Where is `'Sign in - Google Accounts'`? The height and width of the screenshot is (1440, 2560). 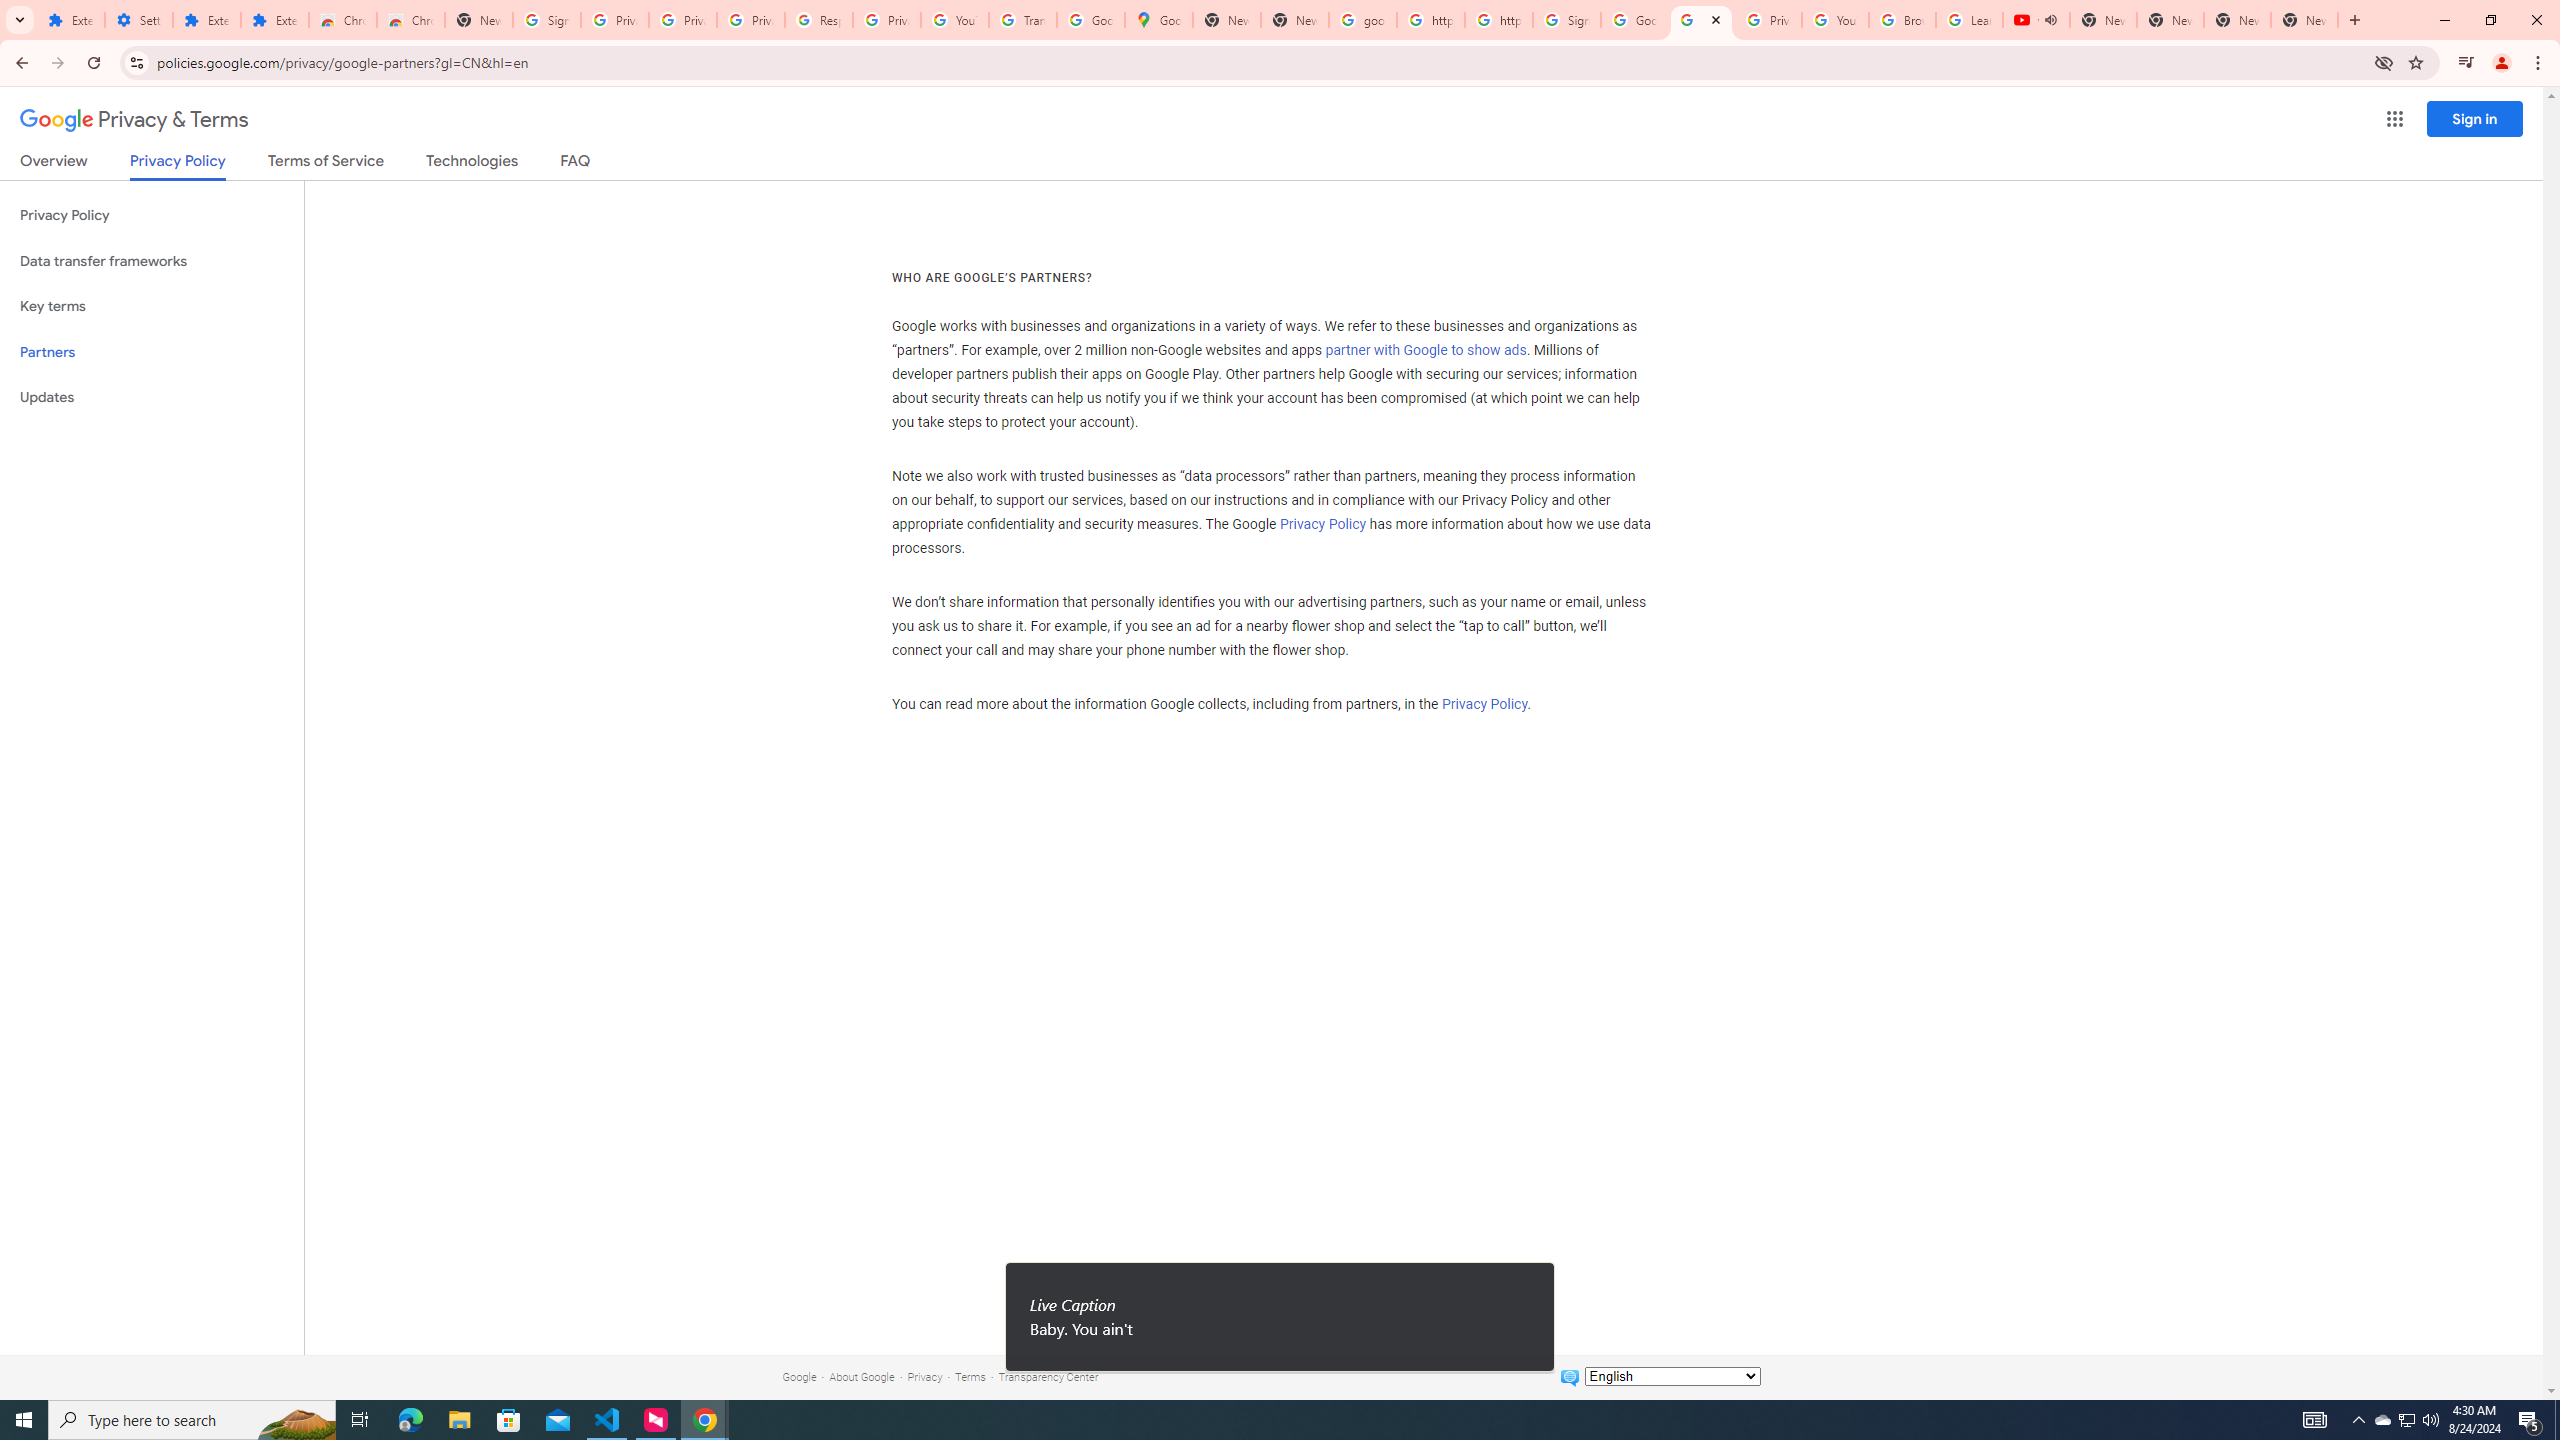
'Sign in - Google Accounts' is located at coordinates (1565, 19).